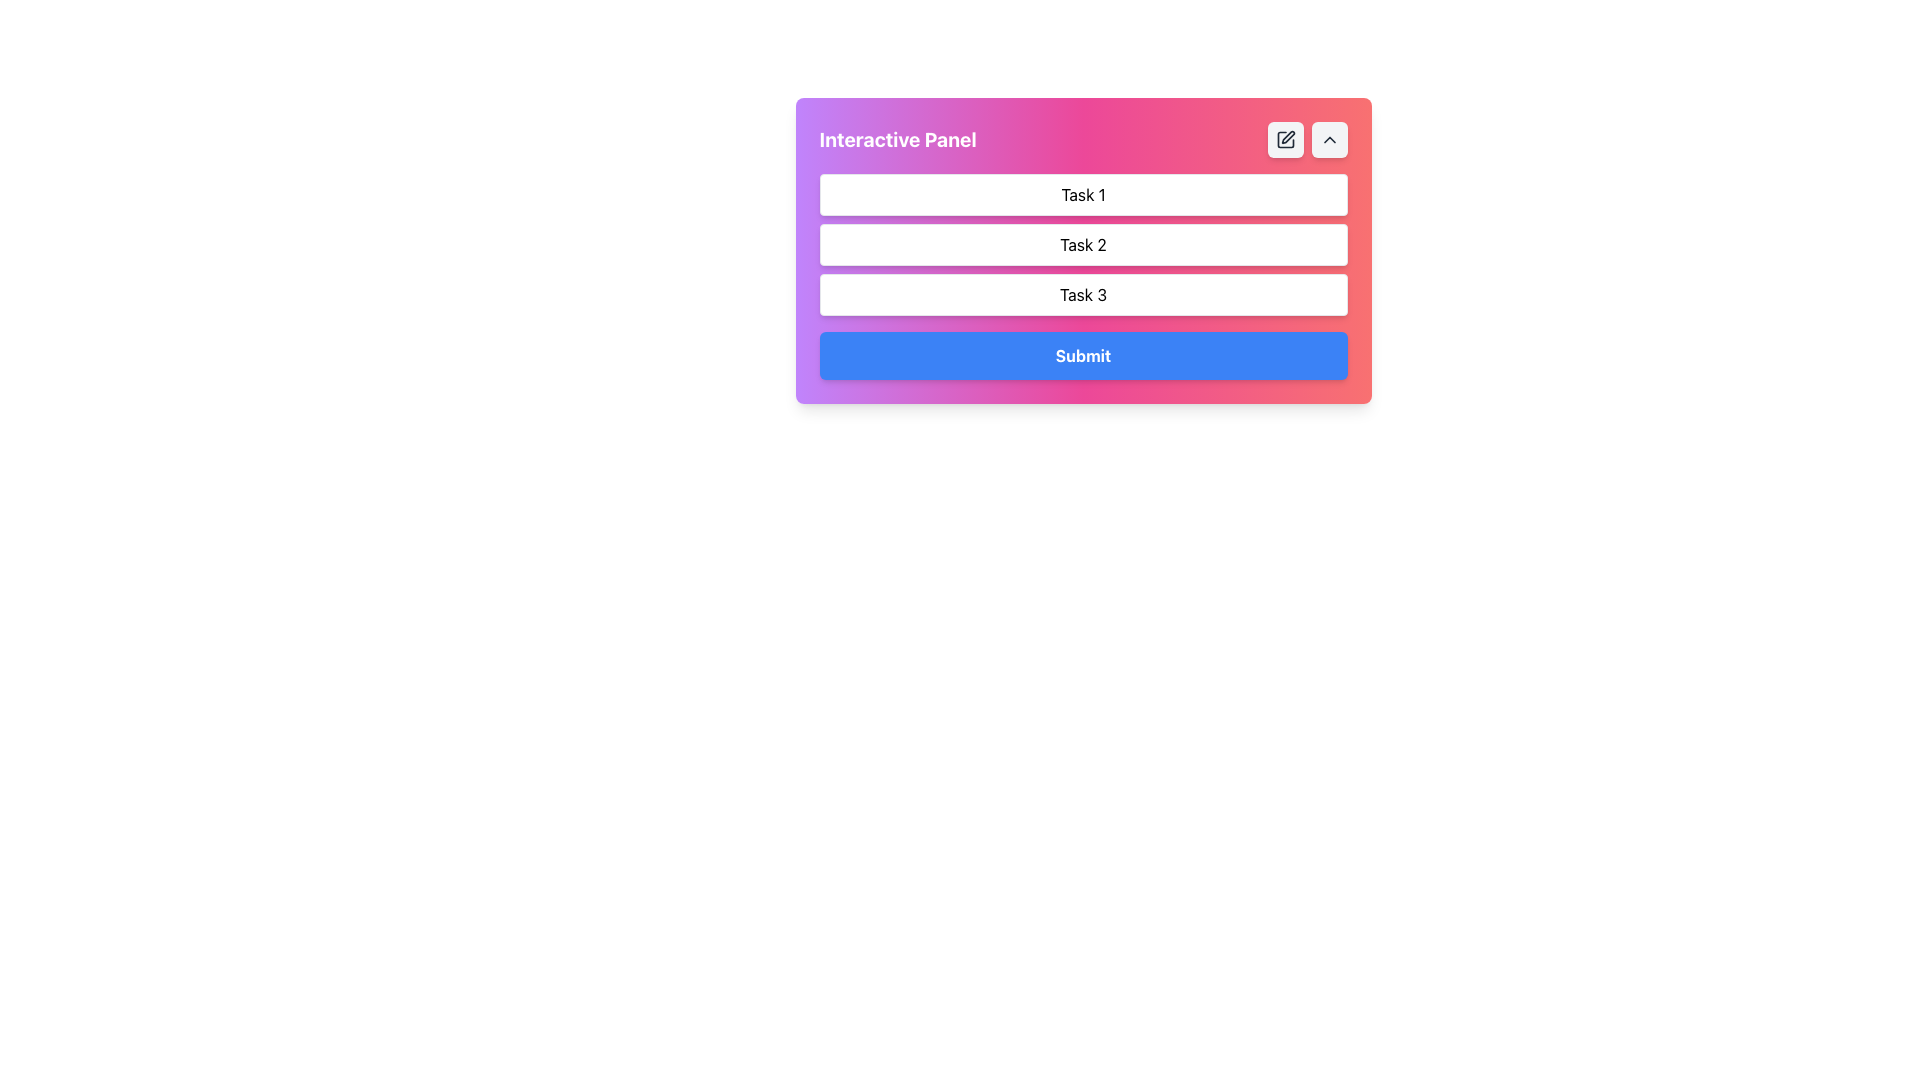 The image size is (1920, 1080). Describe the element at coordinates (1287, 136) in the screenshot. I see `the edit icon represented by a pencil and square located in the top-right corner of the 'Interactive Panel' card` at that location.